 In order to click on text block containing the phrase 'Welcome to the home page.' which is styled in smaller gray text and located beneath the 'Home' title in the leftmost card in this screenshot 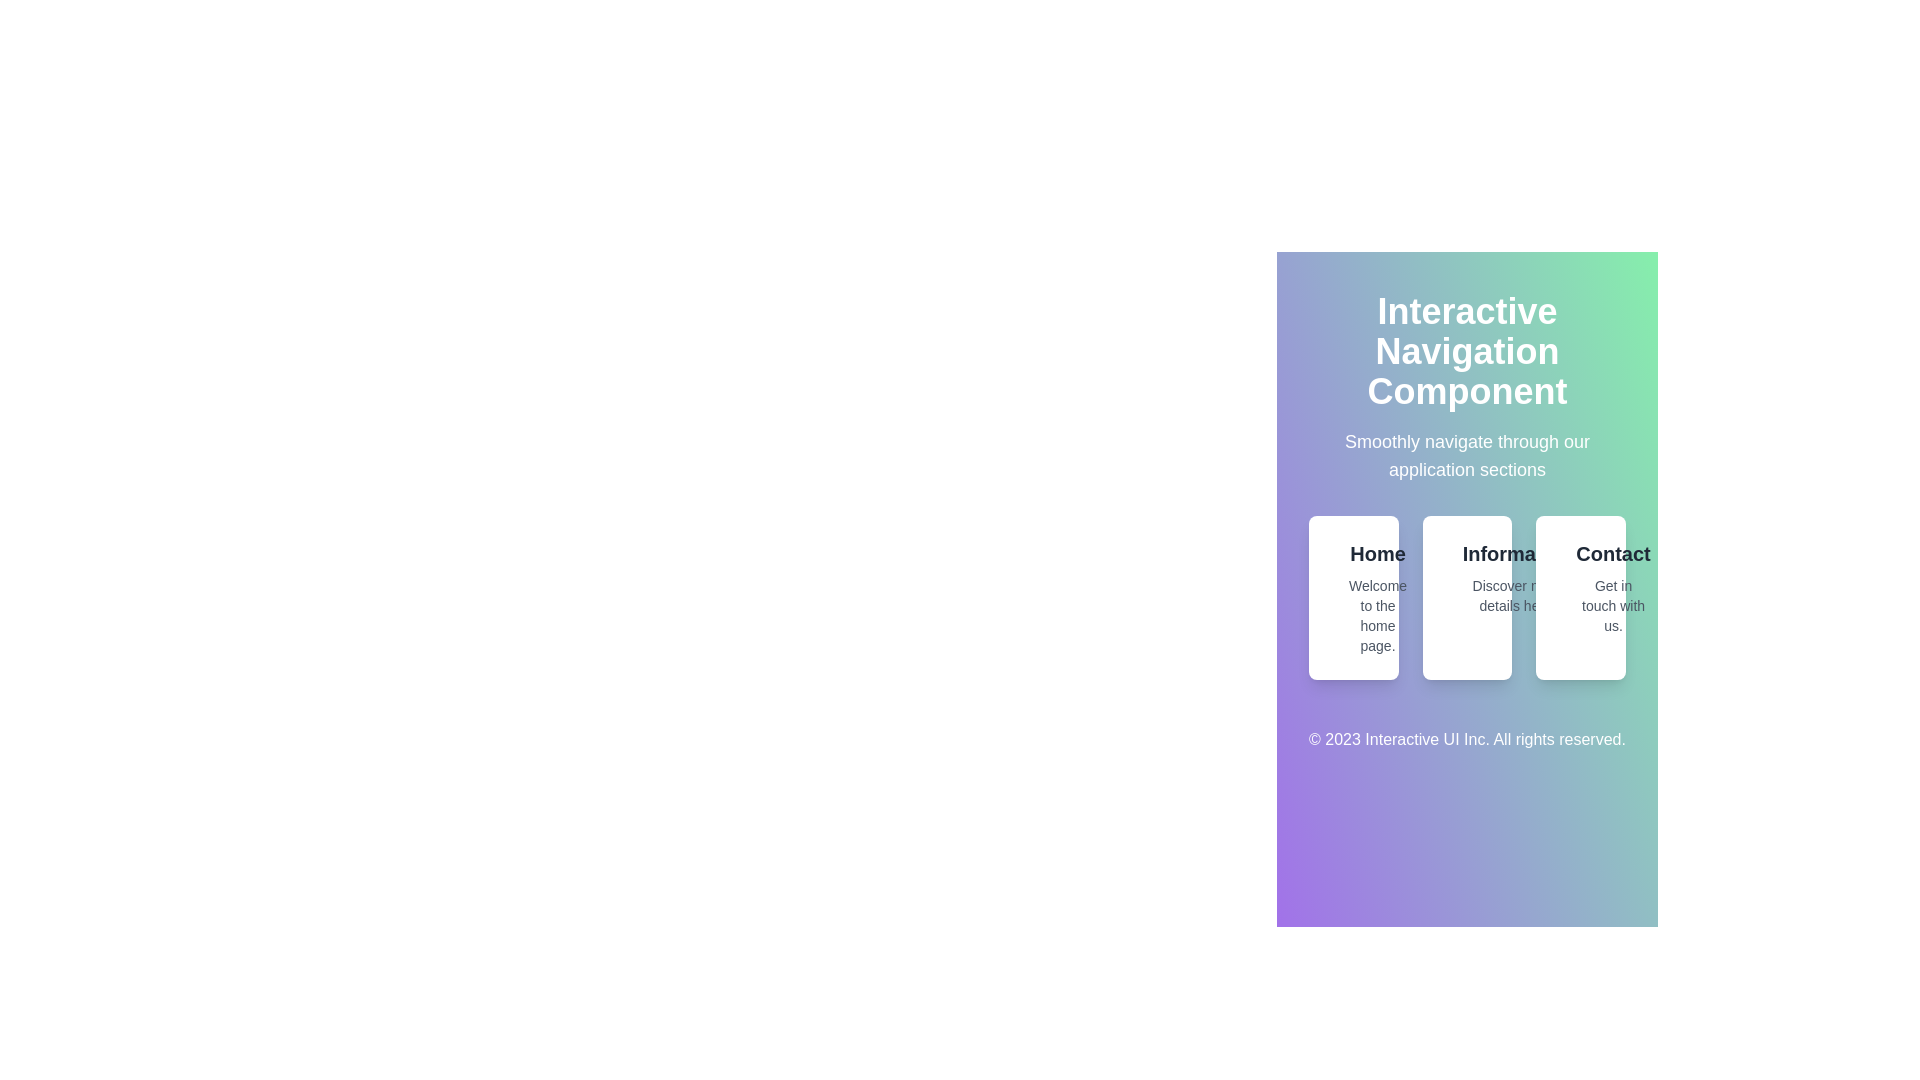, I will do `click(1376, 615)`.